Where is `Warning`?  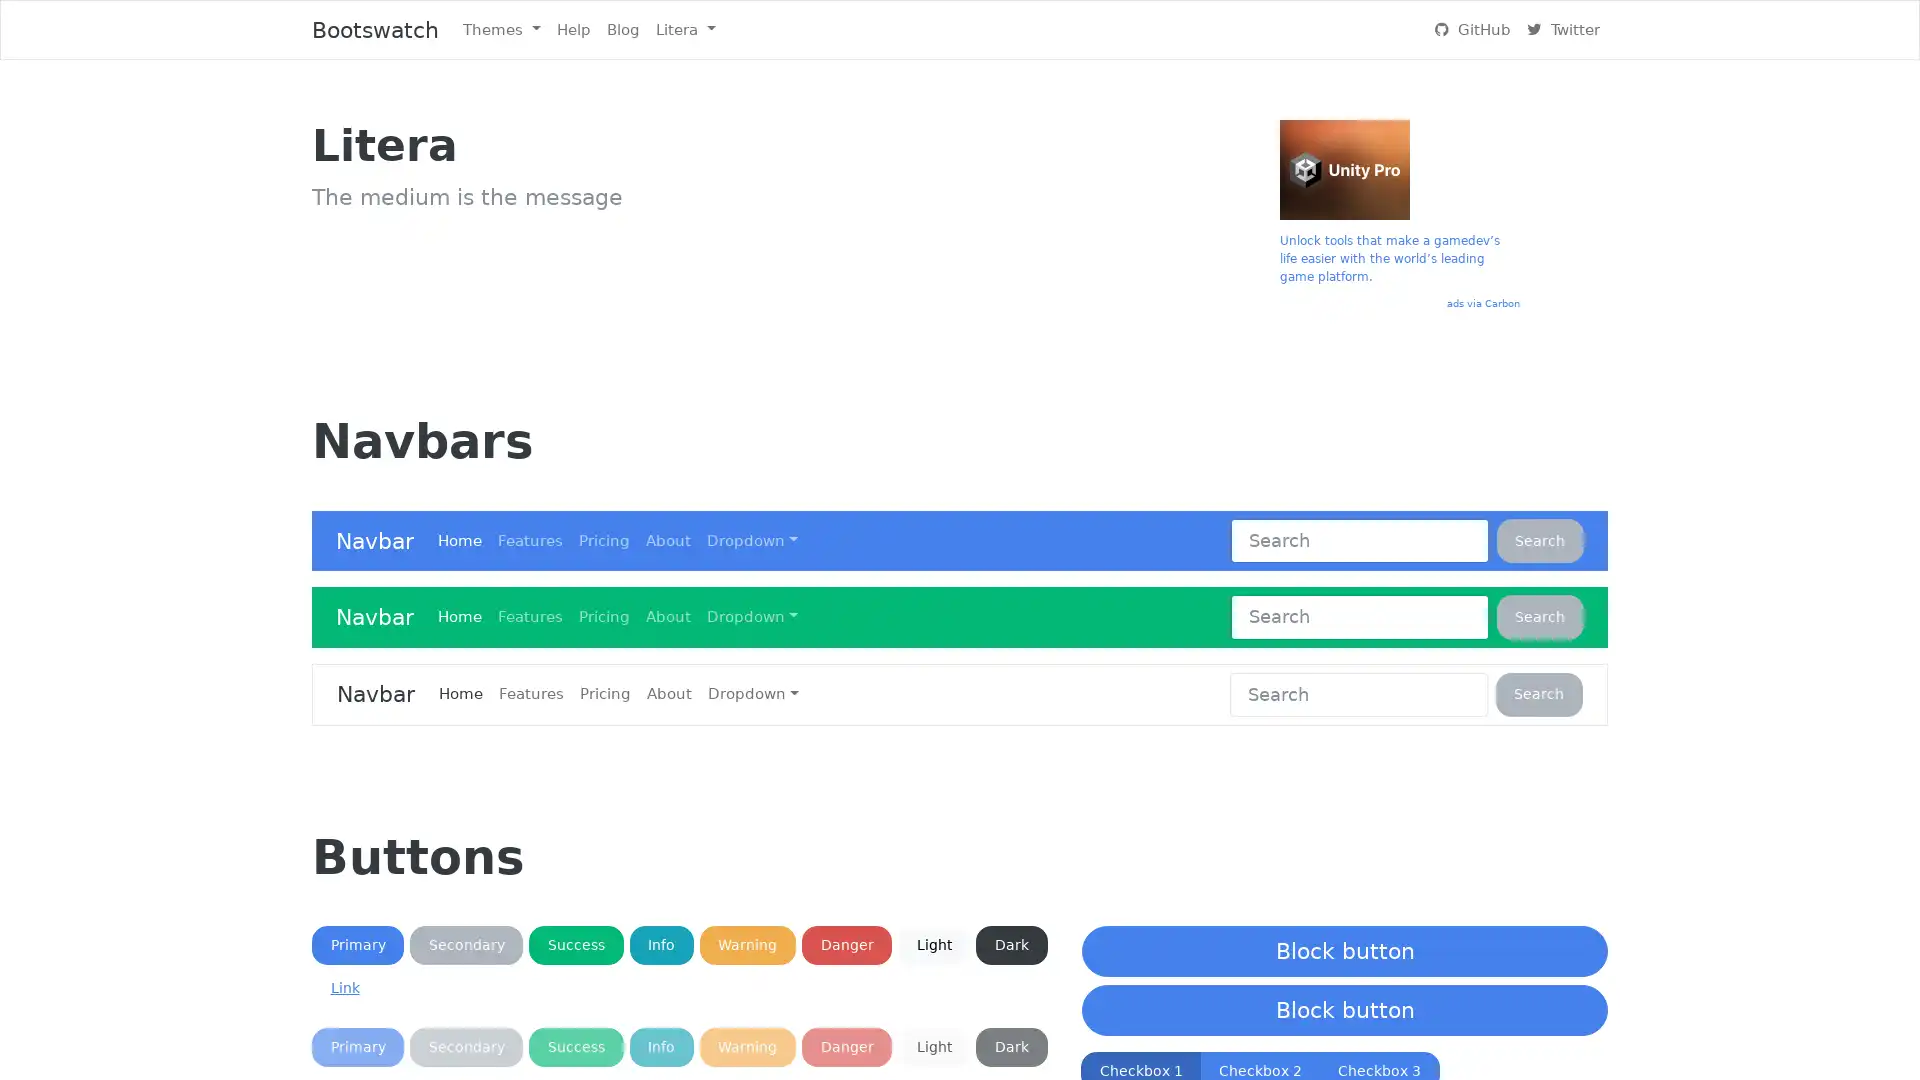
Warning is located at coordinates (746, 1046).